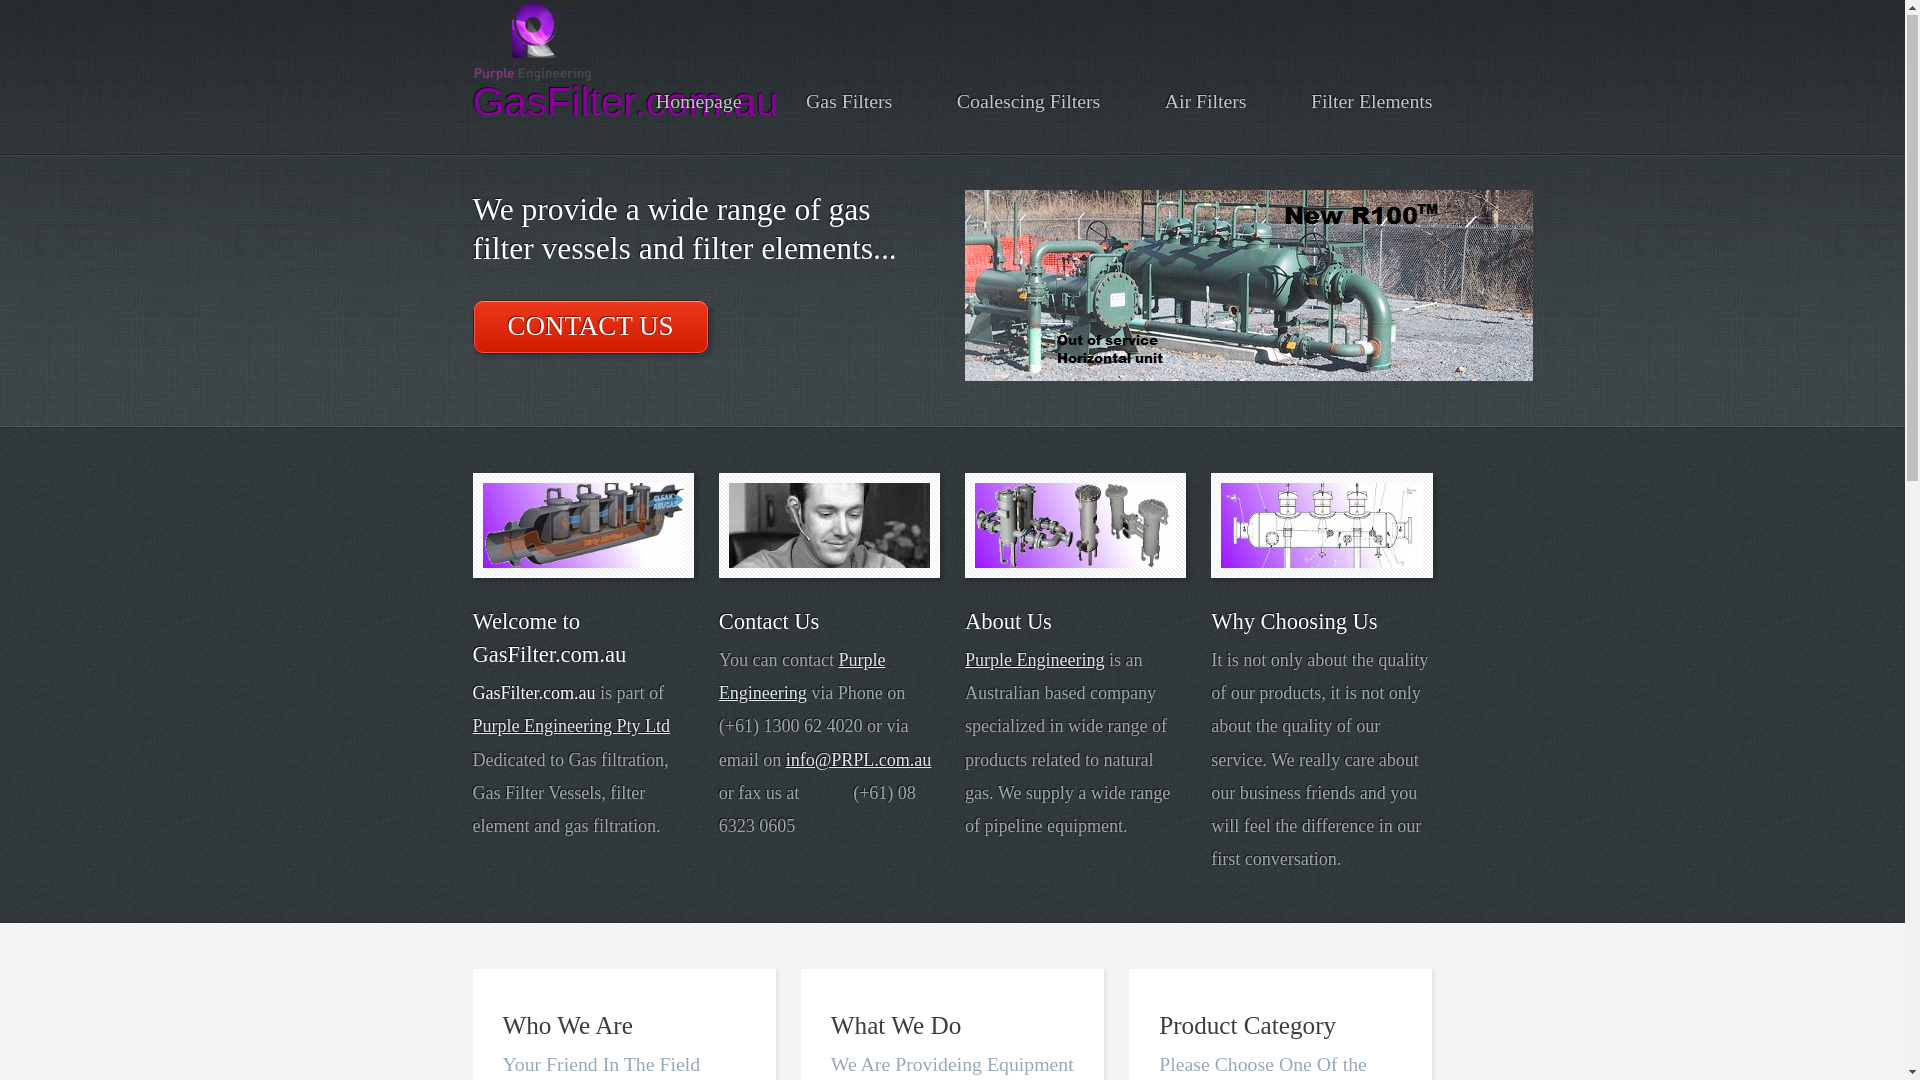 This screenshot has width=1920, height=1080. I want to click on 'Purple Engineering Pty Ltd', so click(569, 726).